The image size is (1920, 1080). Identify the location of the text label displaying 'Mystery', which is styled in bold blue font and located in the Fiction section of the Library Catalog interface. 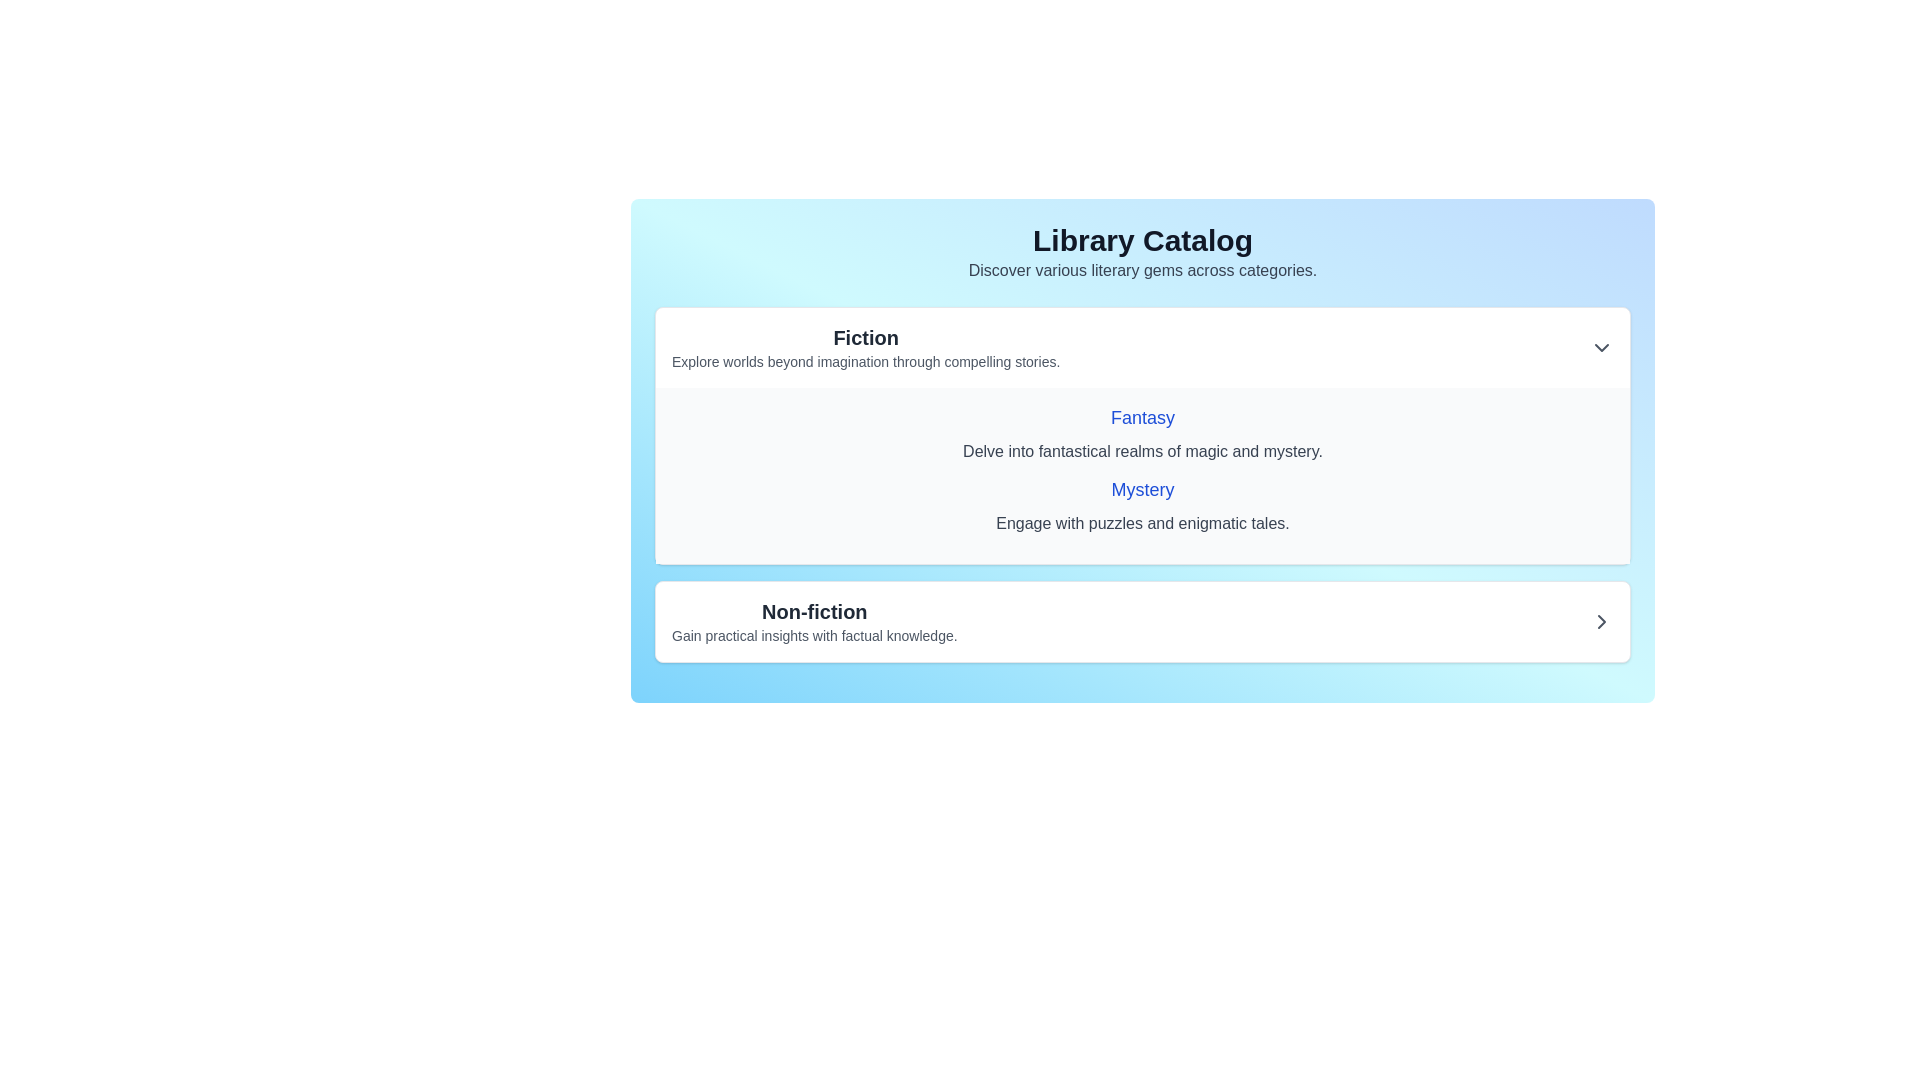
(1142, 489).